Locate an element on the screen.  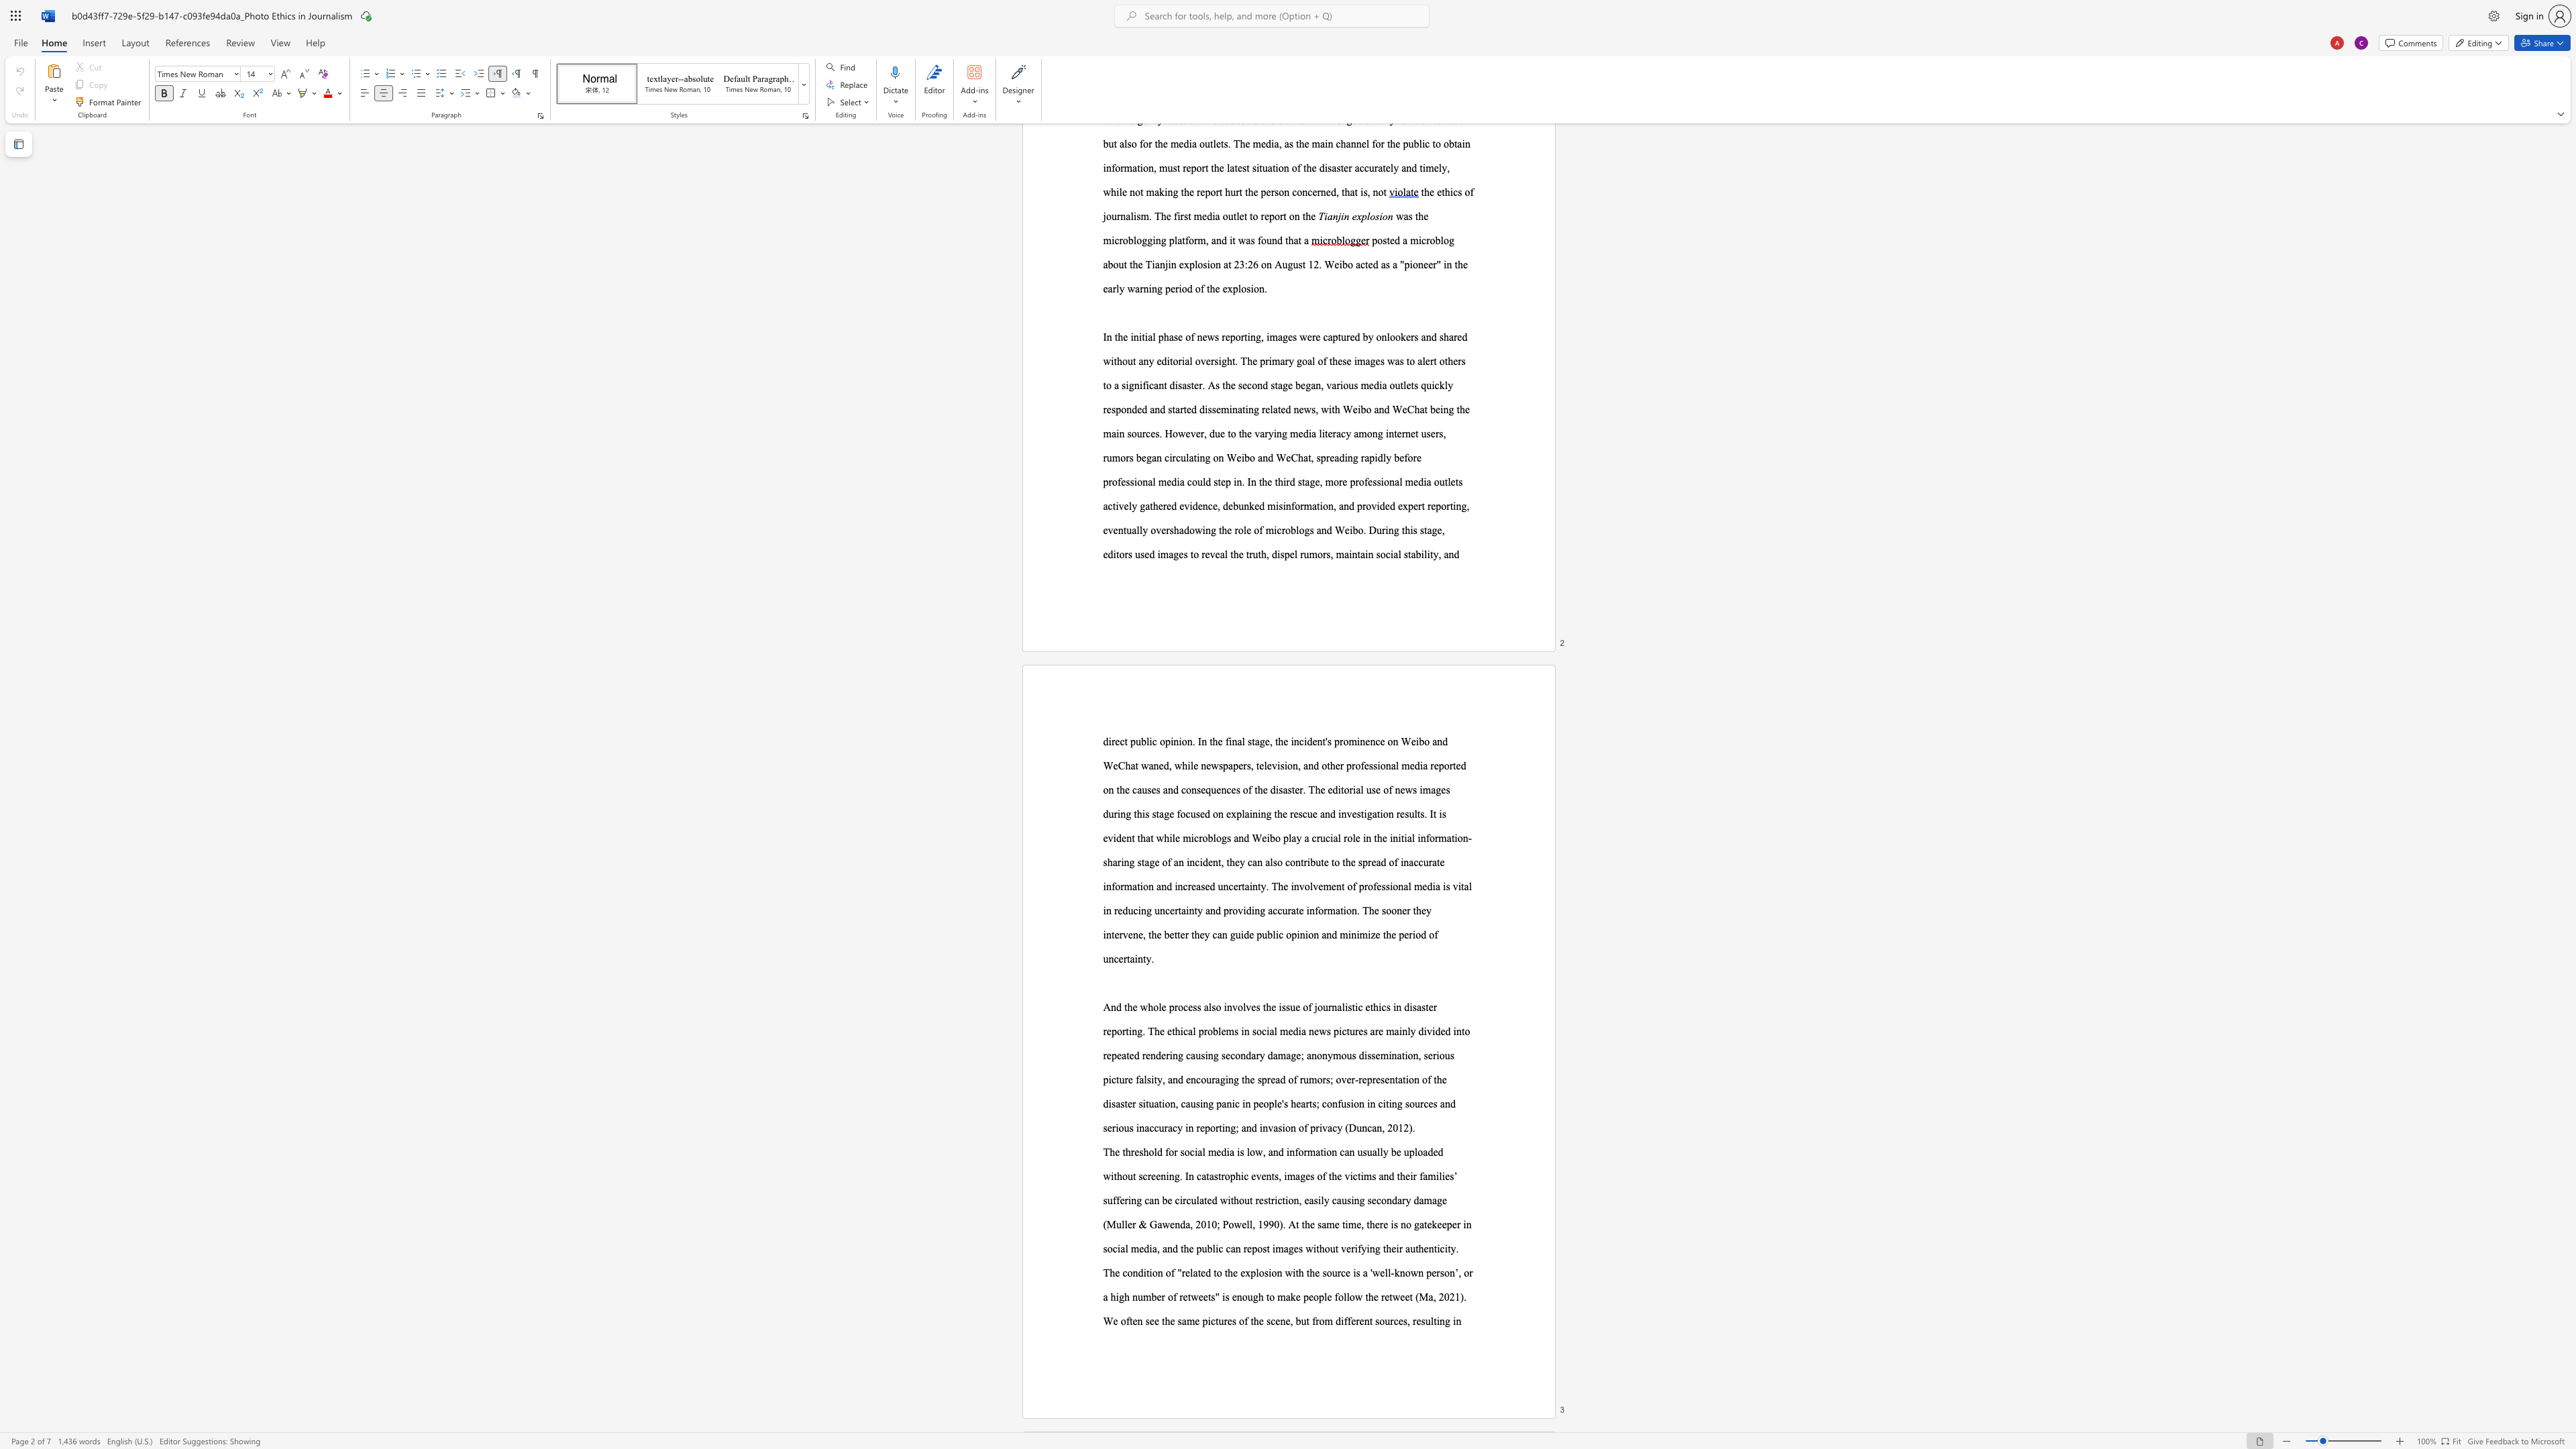
the subset text "related to the explosion wit" within the text "The threshold for social media is low, and information can usually be uploaded without screening. In catastrophic events, images of the victims and their families’ suffering can be circulated without restriction, easily causing secondary damage (Muller & Gawenda, 2010; Powell, 1990). At the same time, there is no gatekeeper in social media, and the public can repost images without verifying their authenticity. The condition of" is located at coordinates (1181, 1272).